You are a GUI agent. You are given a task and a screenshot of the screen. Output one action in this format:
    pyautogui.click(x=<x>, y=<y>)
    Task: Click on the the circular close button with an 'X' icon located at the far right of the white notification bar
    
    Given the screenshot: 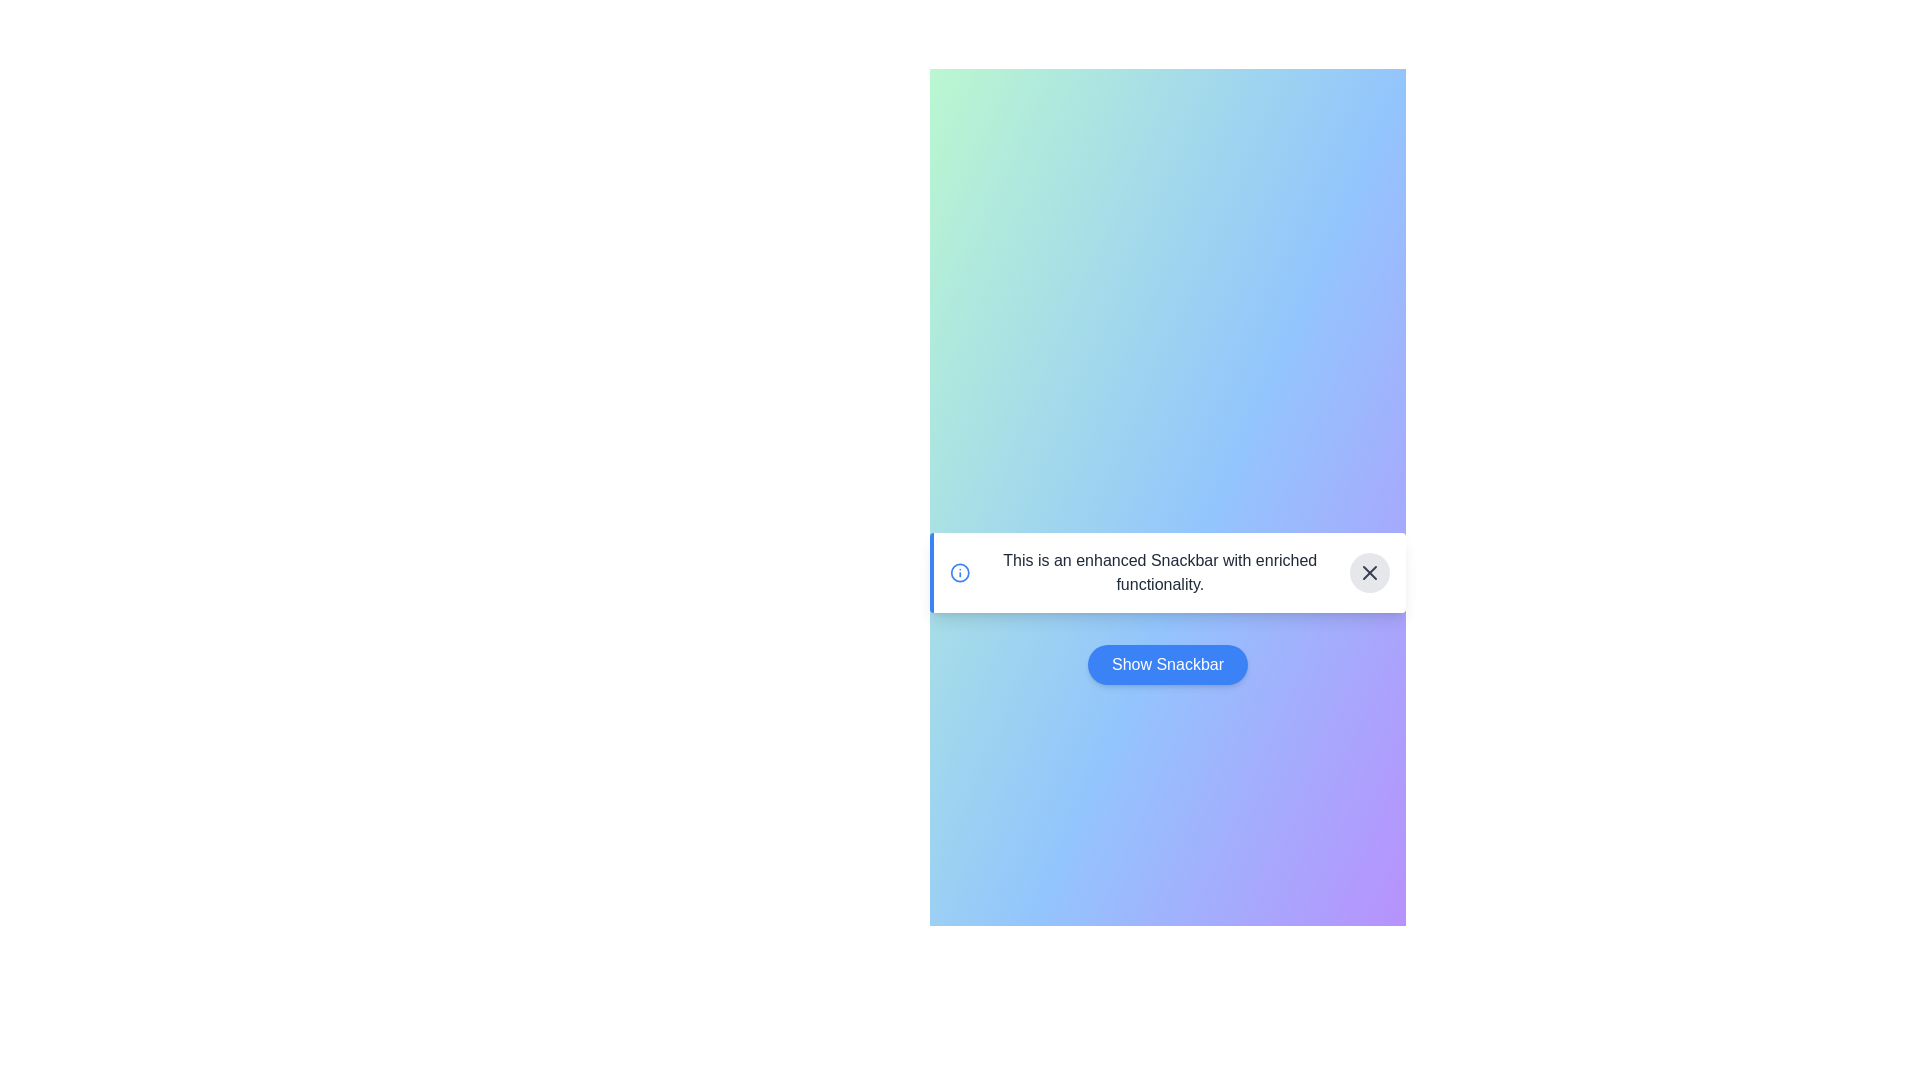 What is the action you would take?
    pyautogui.click(x=1368, y=573)
    